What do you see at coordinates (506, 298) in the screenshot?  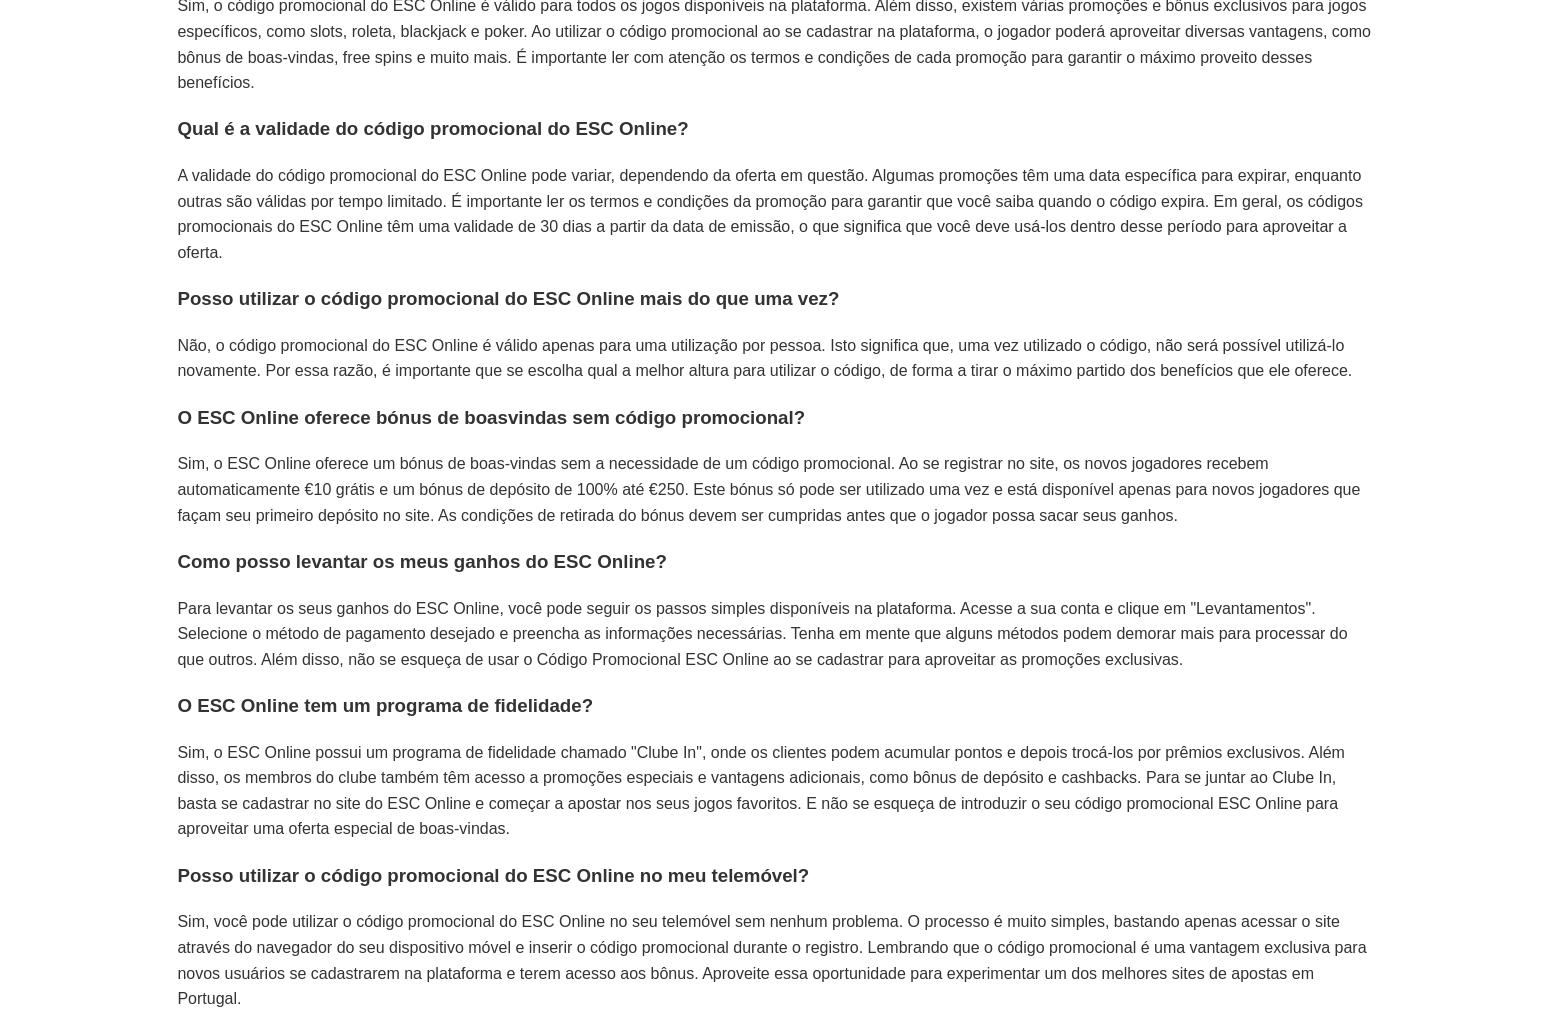 I see `'Posso utilizar o código promocional do ESC Online mais do que uma vez?'` at bounding box center [506, 298].